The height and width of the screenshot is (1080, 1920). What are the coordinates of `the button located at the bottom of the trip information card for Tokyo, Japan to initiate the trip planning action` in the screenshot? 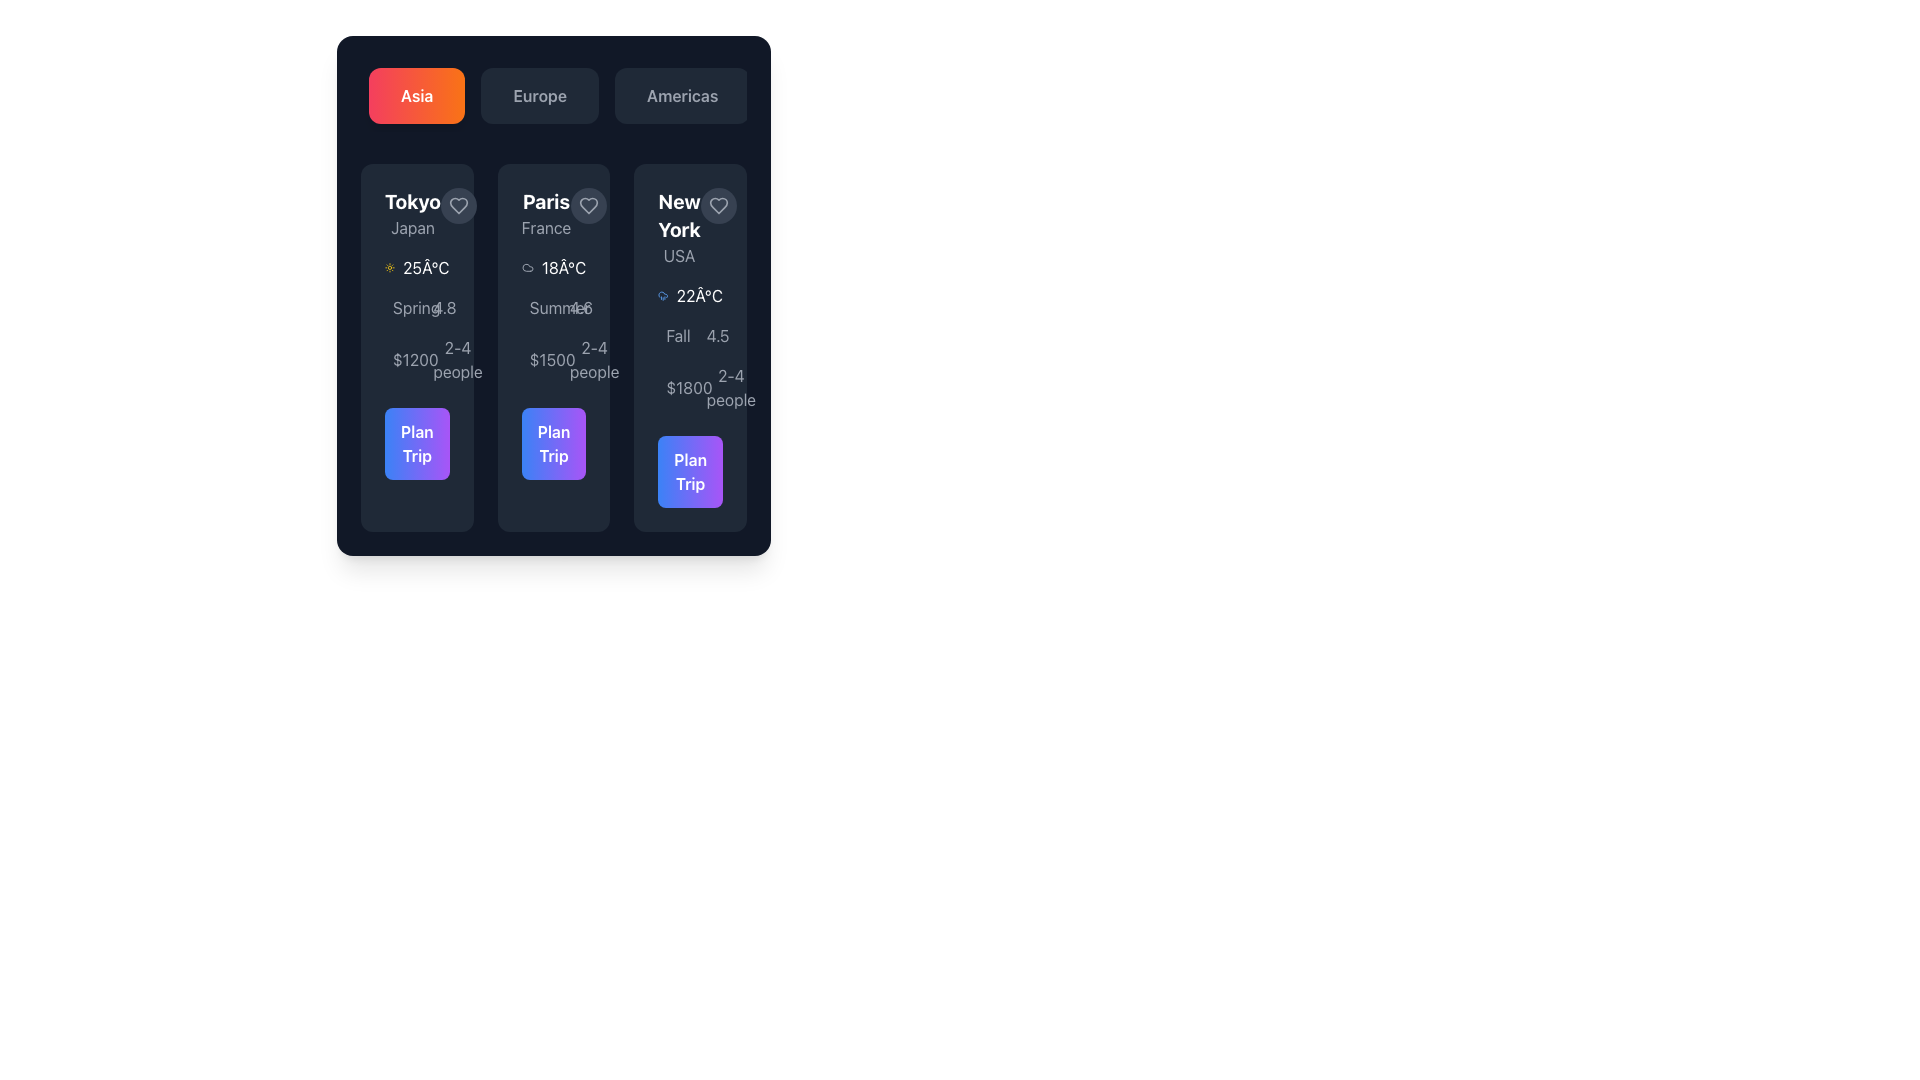 It's located at (416, 442).